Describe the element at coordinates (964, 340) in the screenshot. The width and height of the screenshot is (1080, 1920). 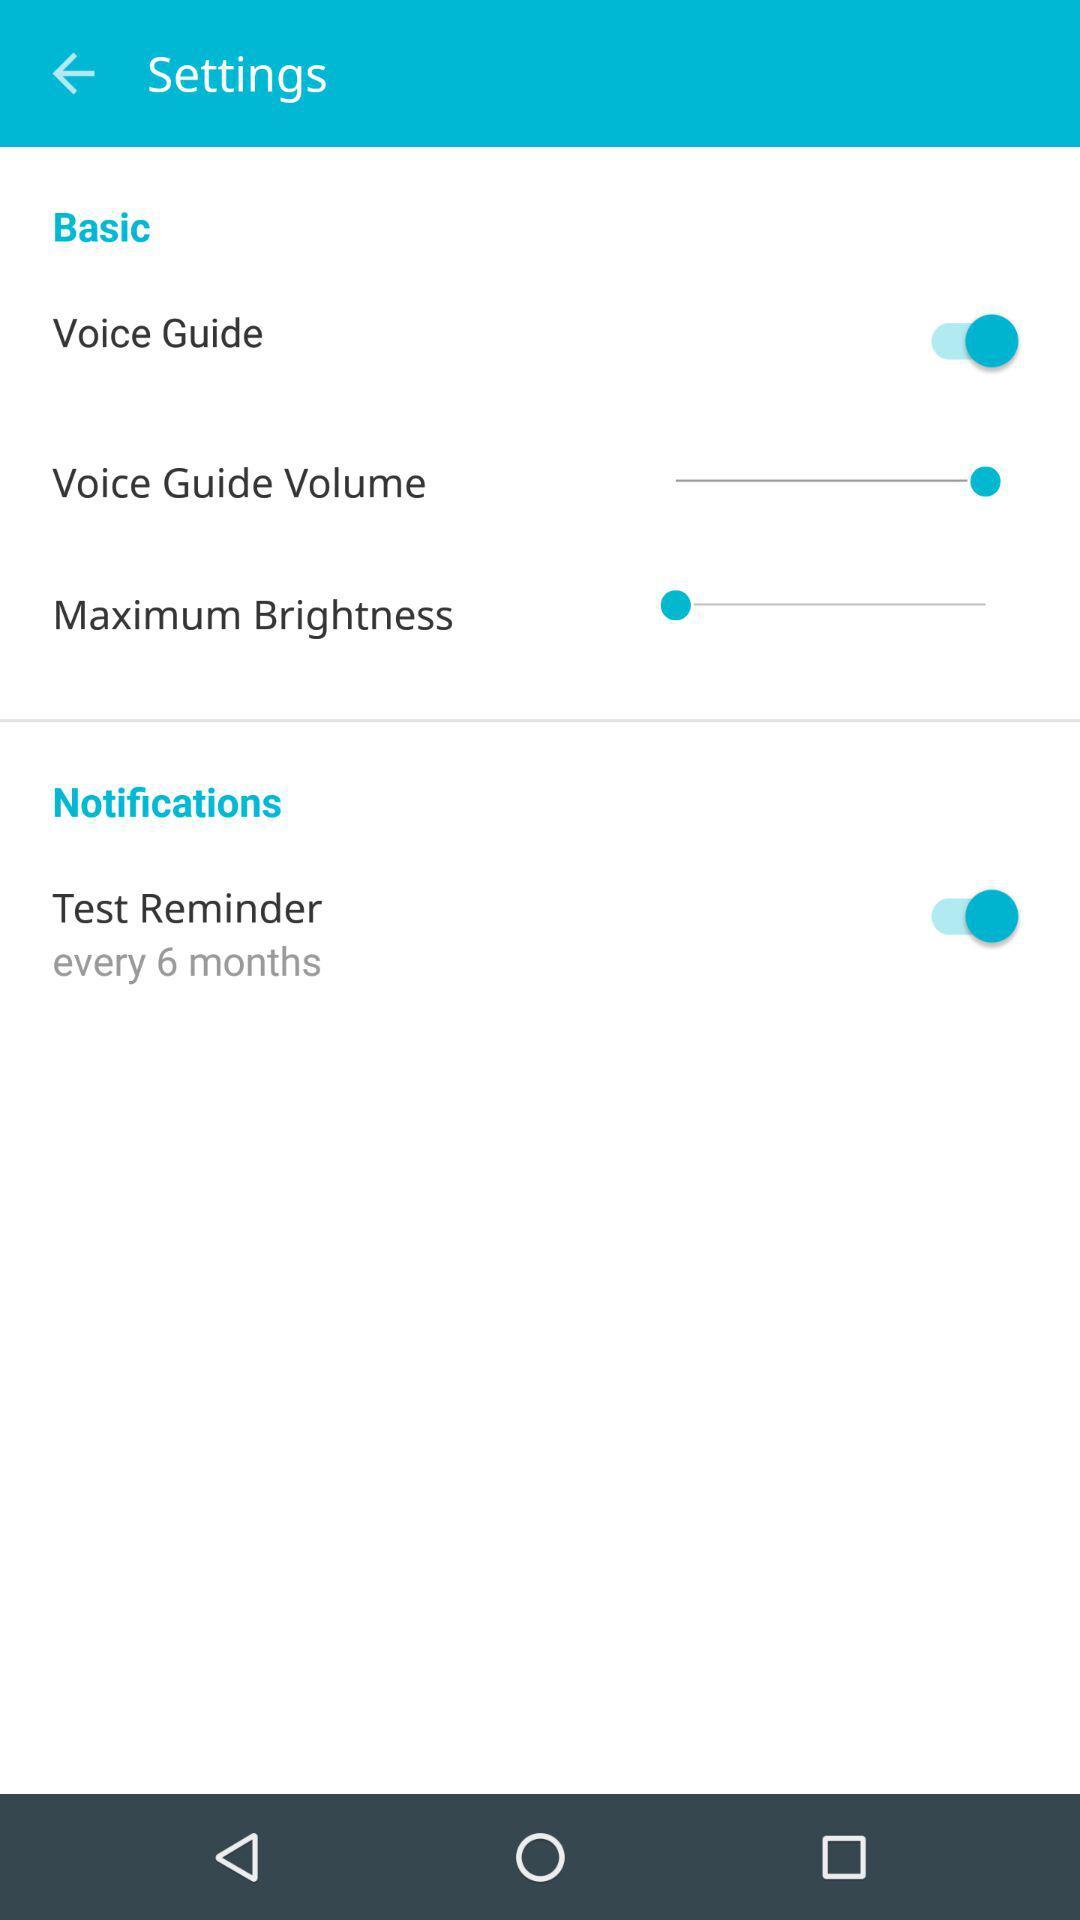
I see `the icon to the right of voice guide icon` at that location.